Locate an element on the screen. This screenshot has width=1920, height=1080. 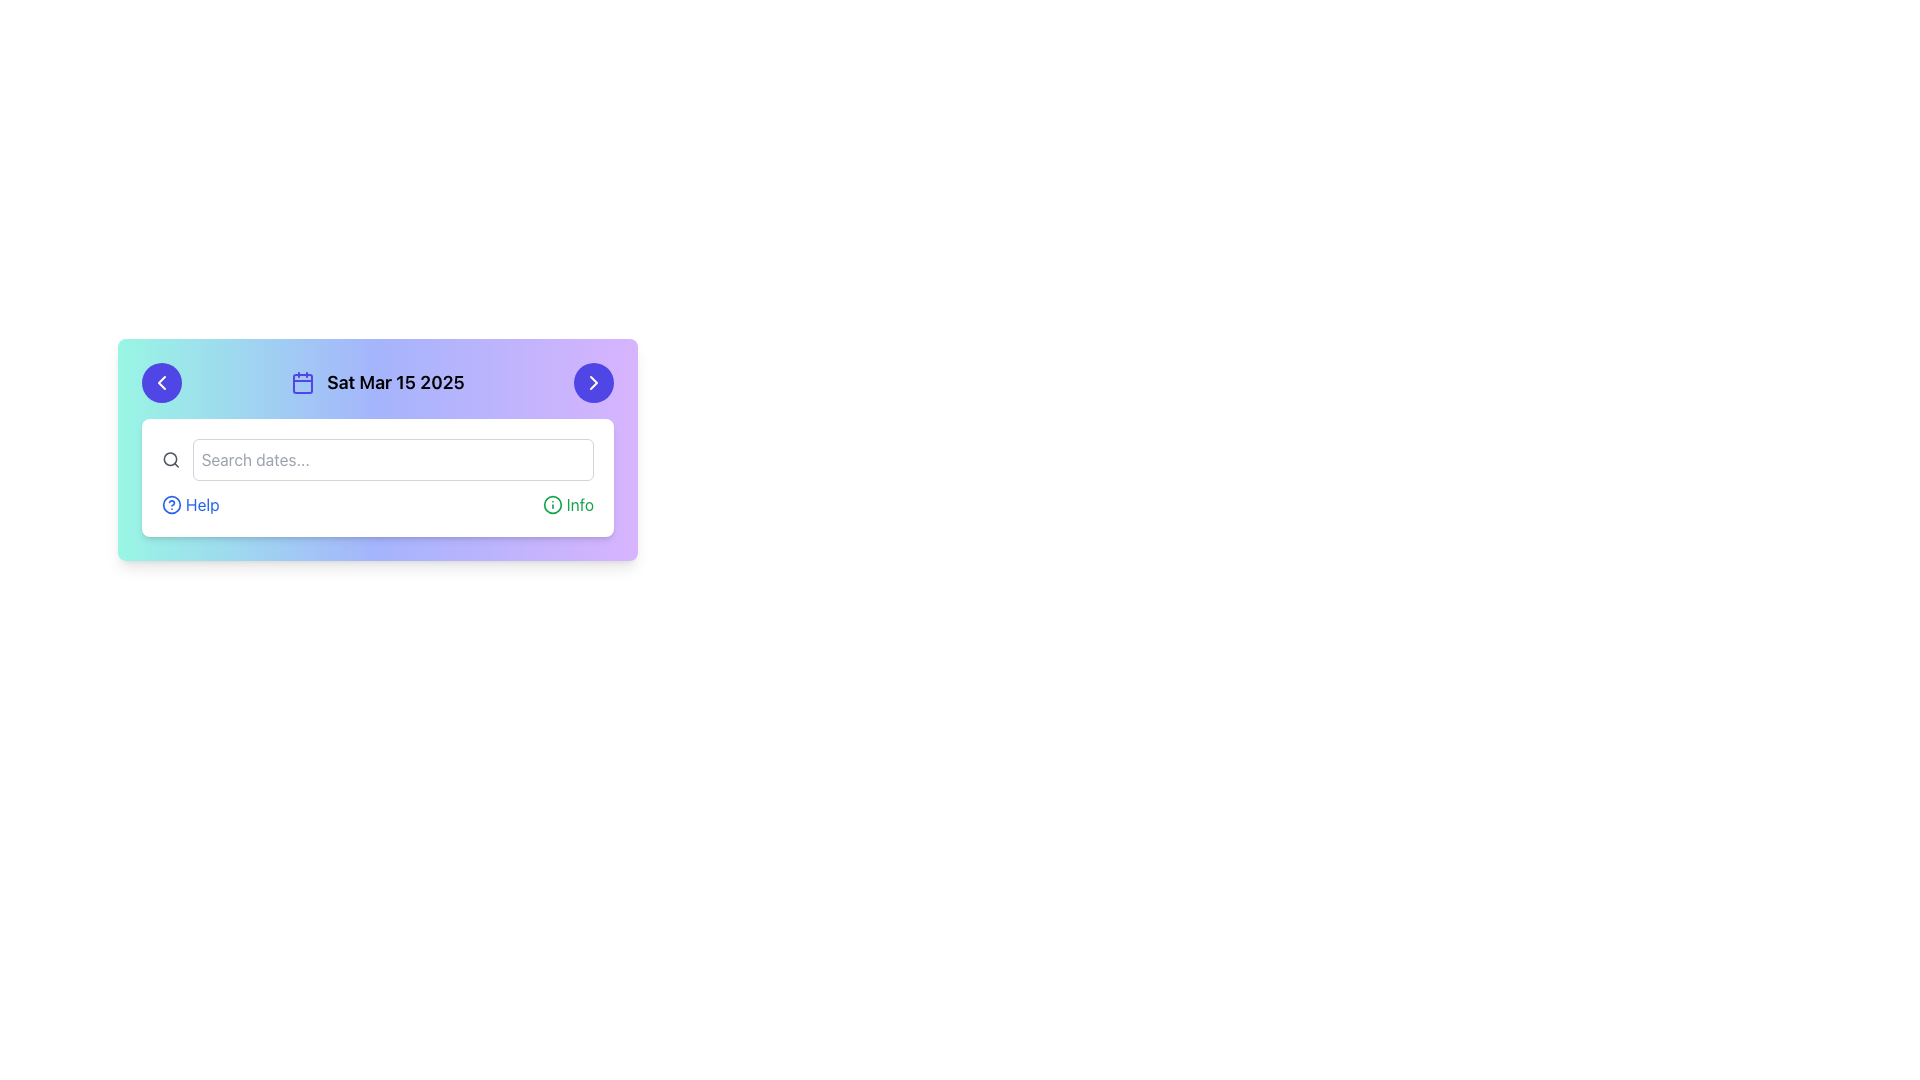
the static text label that displays the date, located at the top section of a styled card interface, positioned to the right of a calendar icon and to the left of a right-pointing arrow icon is located at coordinates (395, 382).